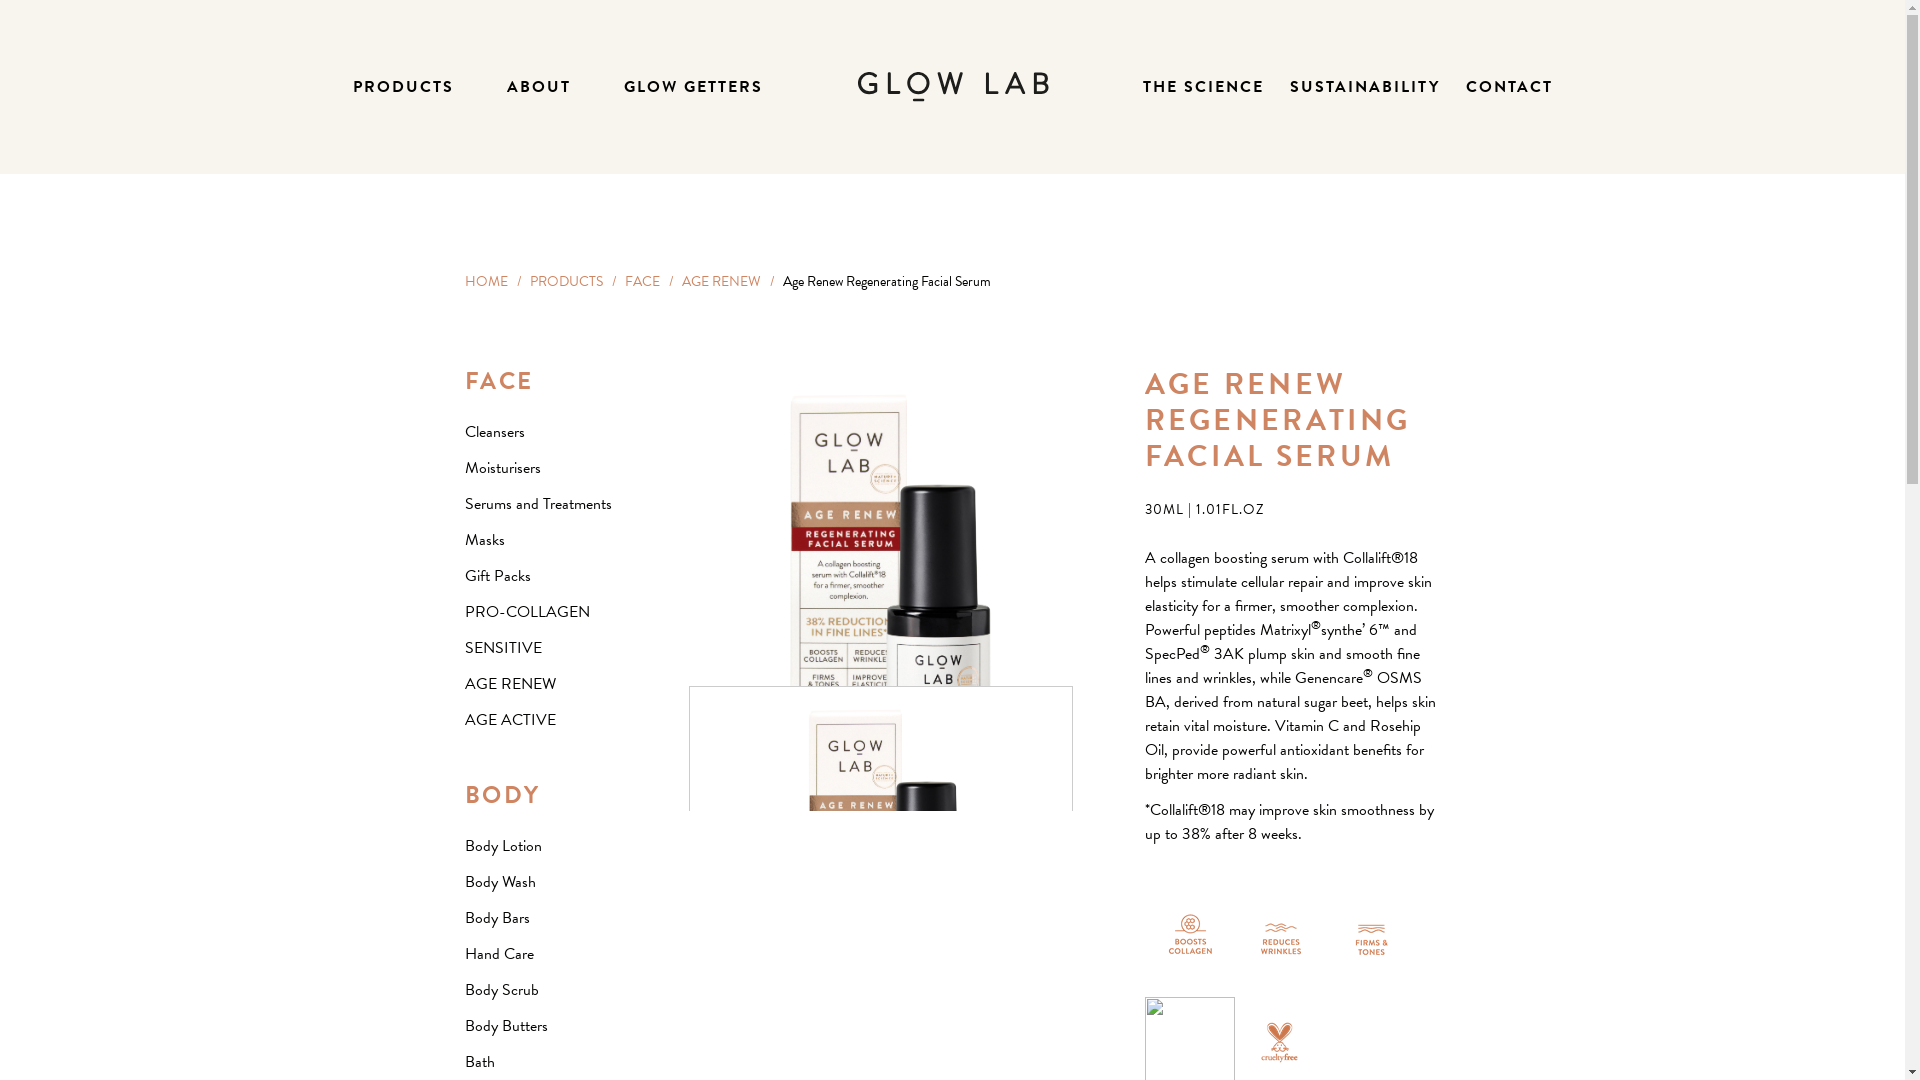 The height and width of the screenshot is (1080, 1920). I want to click on 'FACE', so click(623, 281).